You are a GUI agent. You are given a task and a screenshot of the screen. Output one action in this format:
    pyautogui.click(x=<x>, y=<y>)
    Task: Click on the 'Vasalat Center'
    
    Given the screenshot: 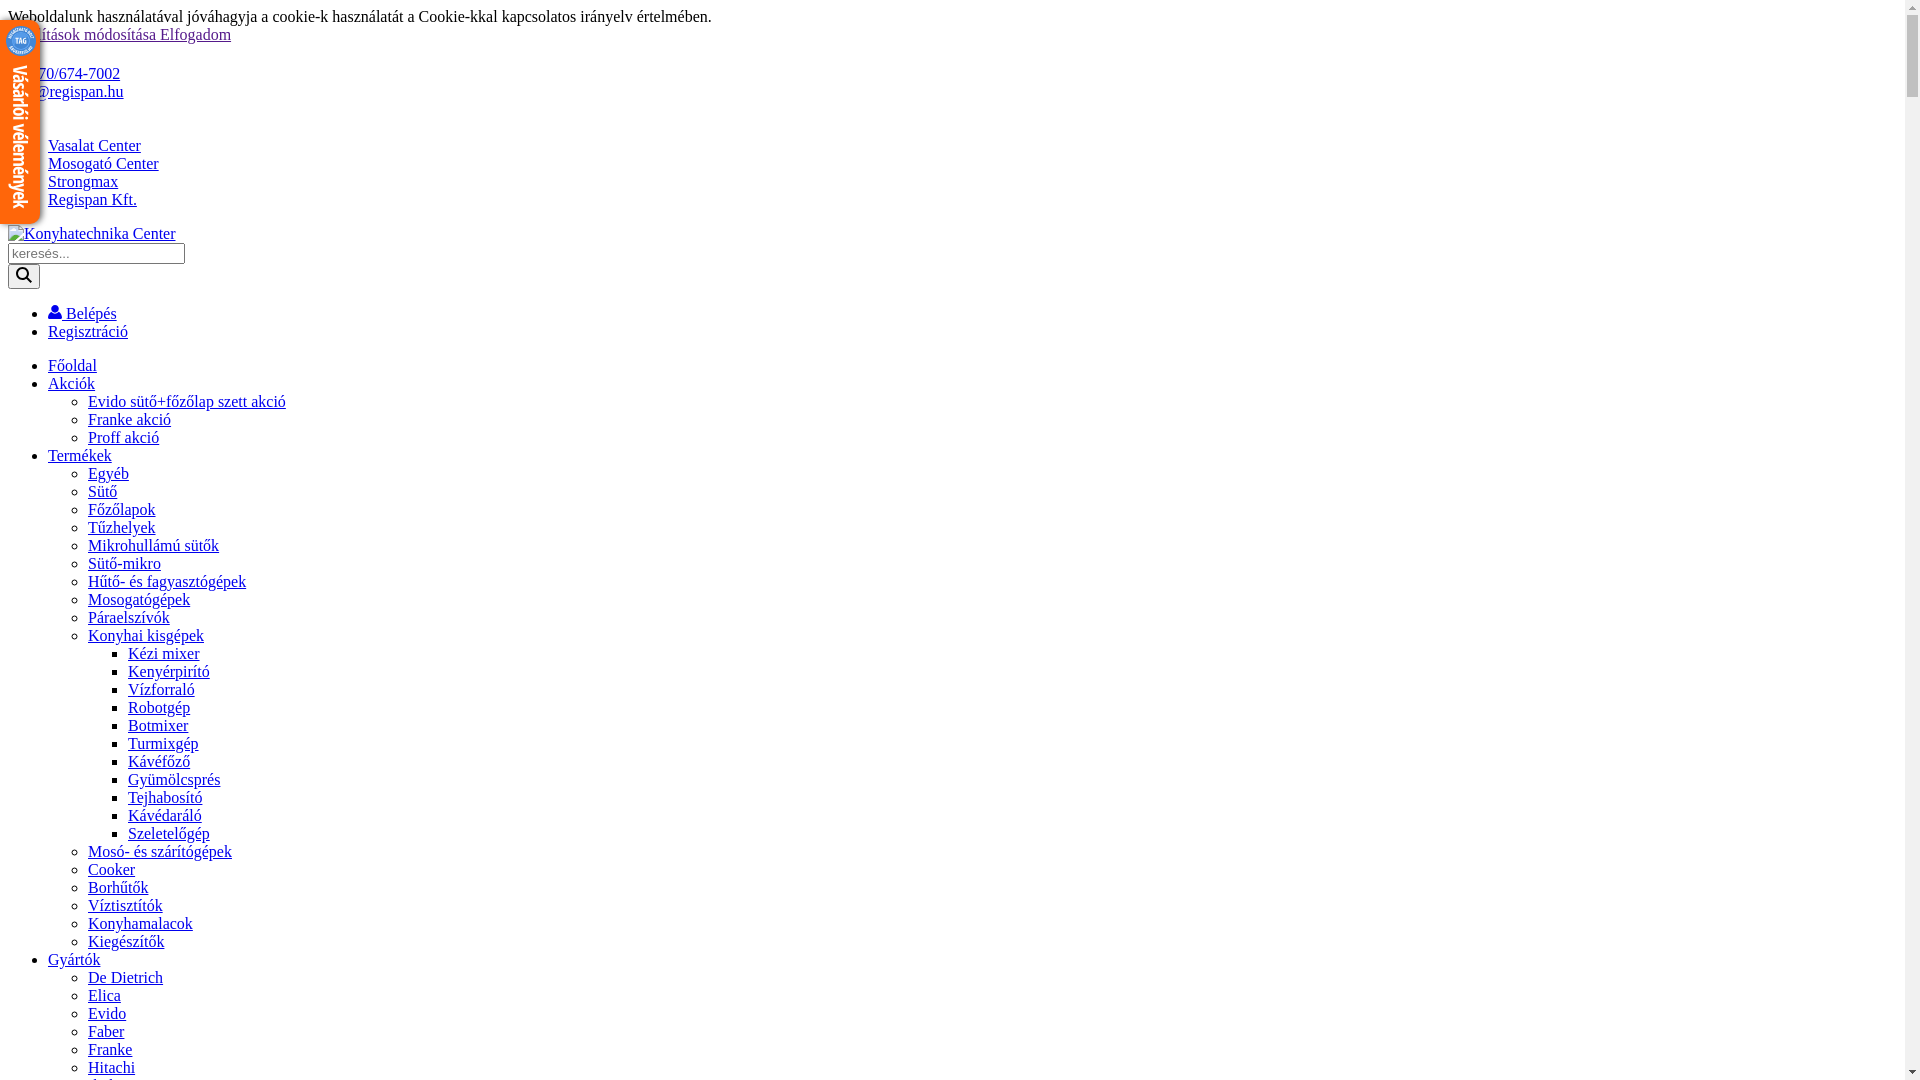 What is the action you would take?
    pyautogui.click(x=93, y=144)
    